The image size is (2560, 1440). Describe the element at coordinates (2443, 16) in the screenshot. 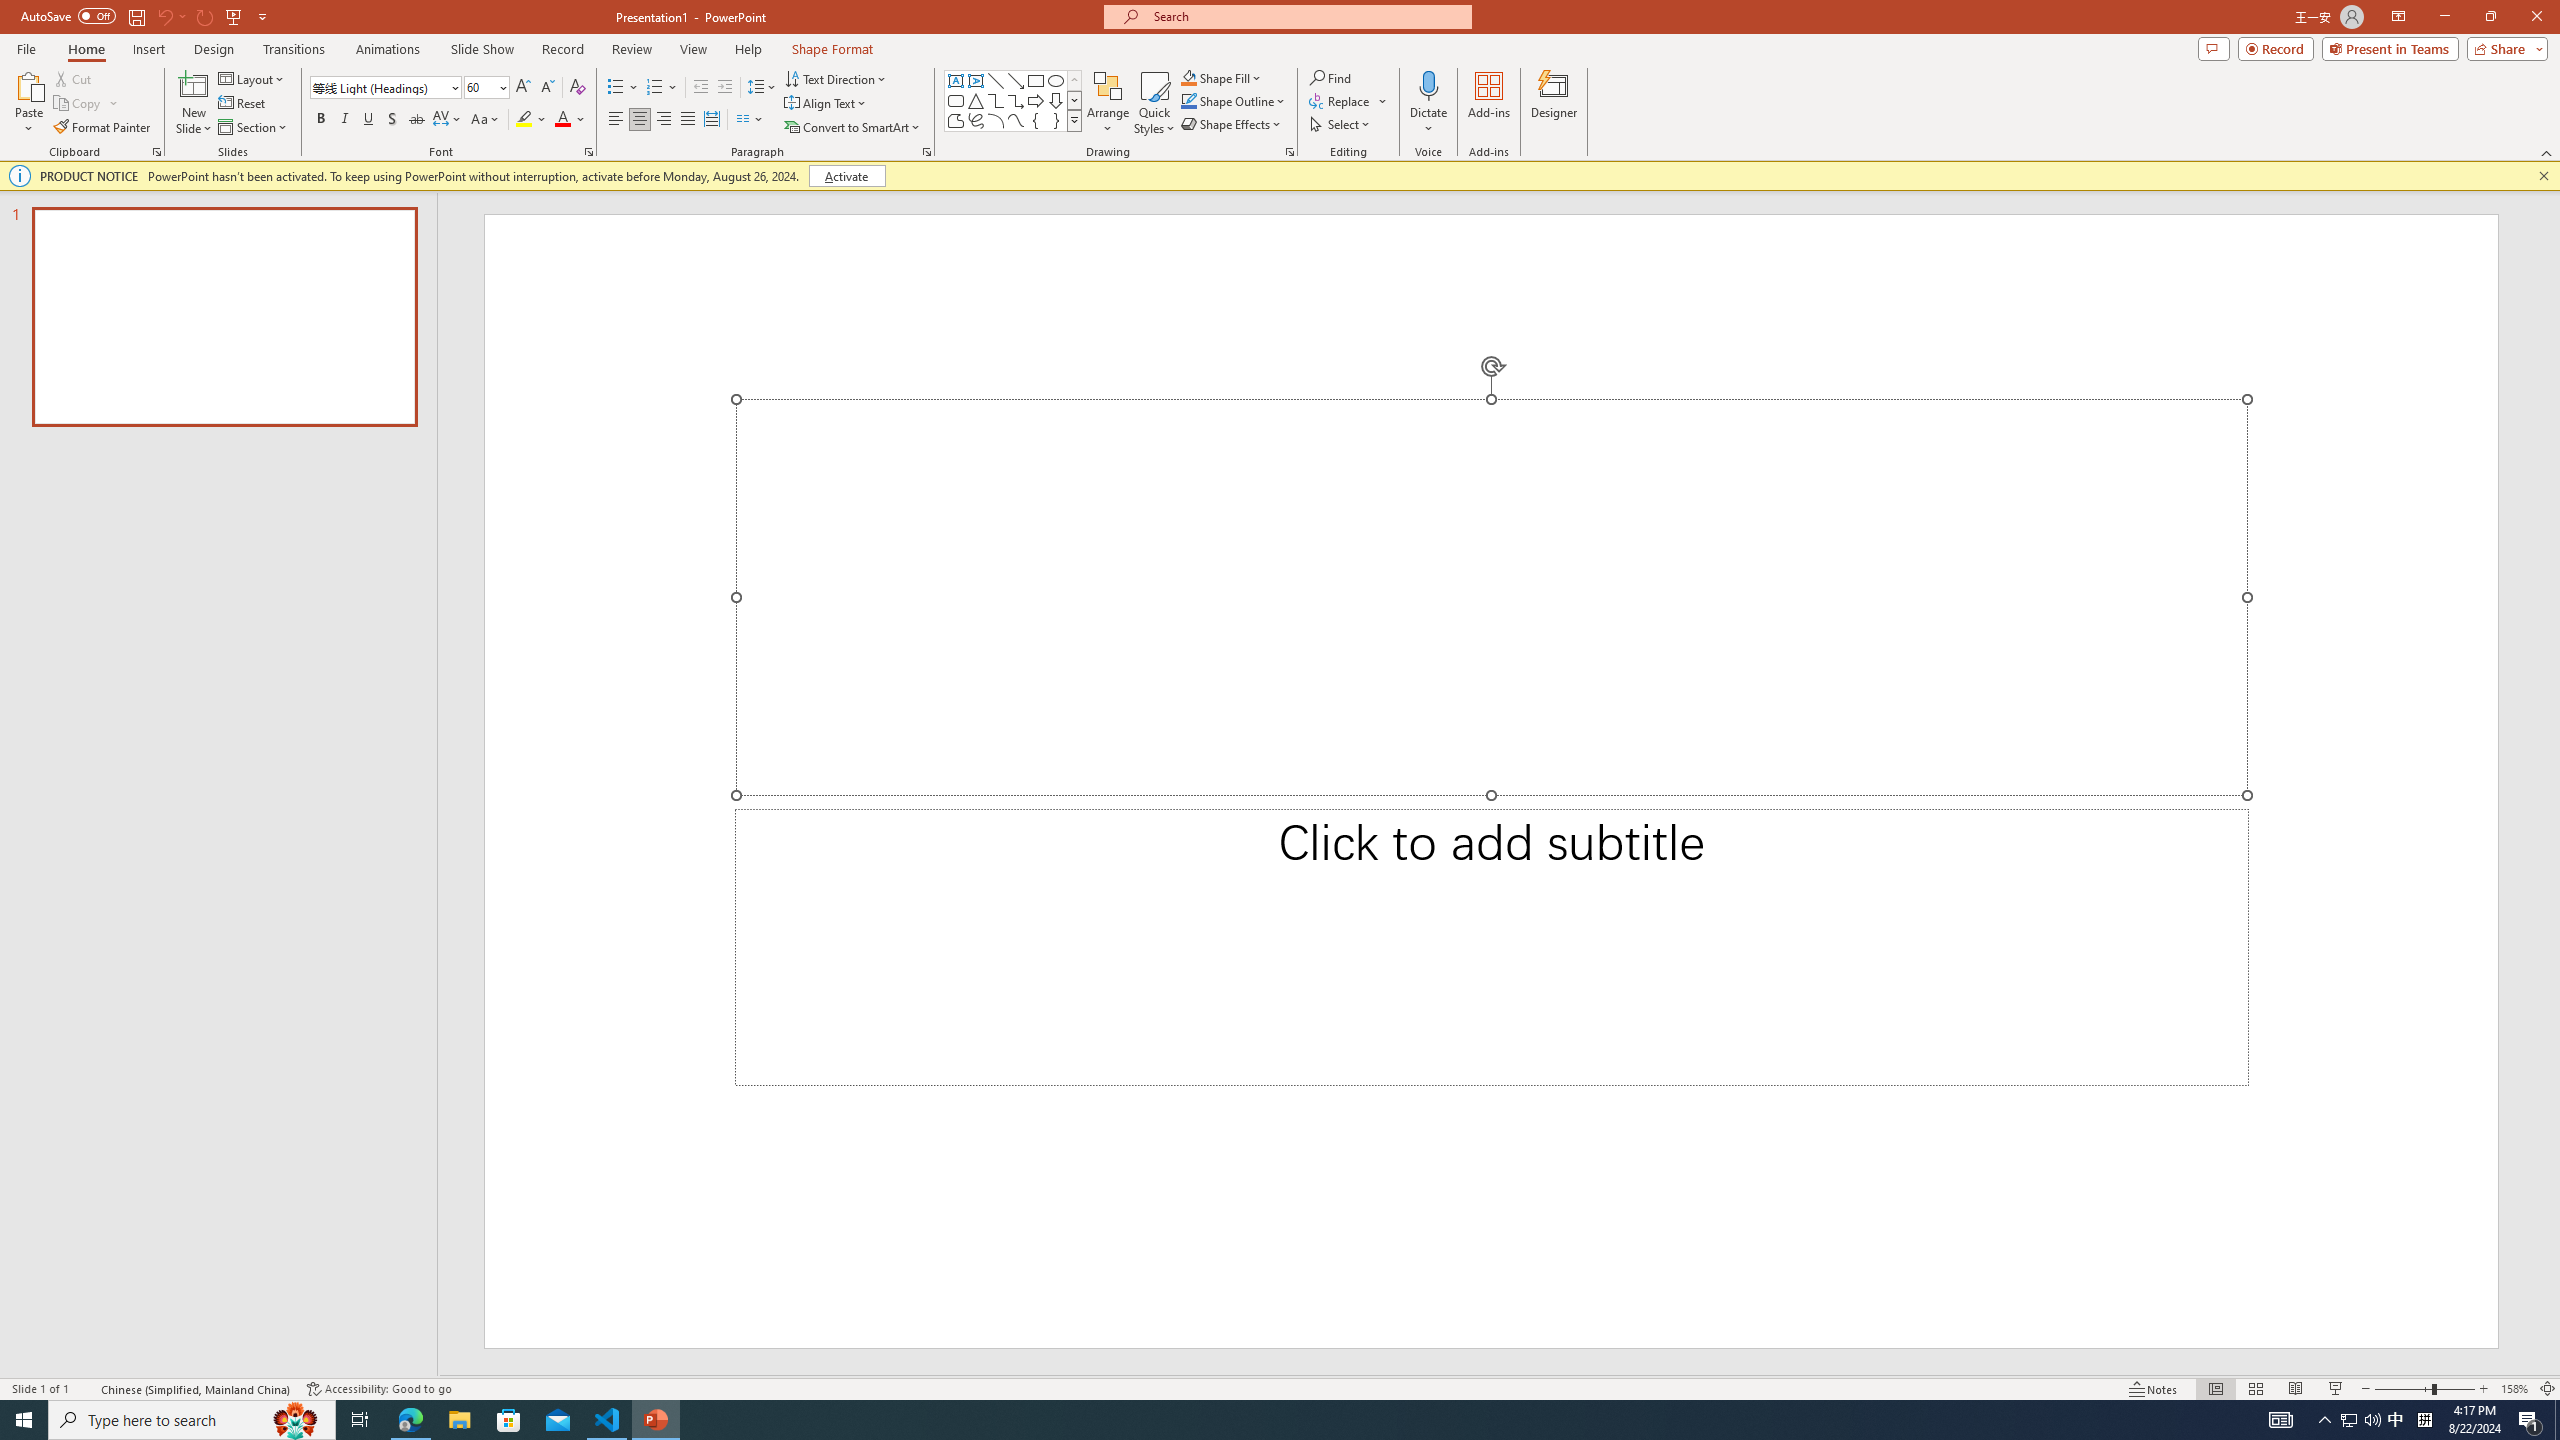

I see `'Minimize'` at that location.